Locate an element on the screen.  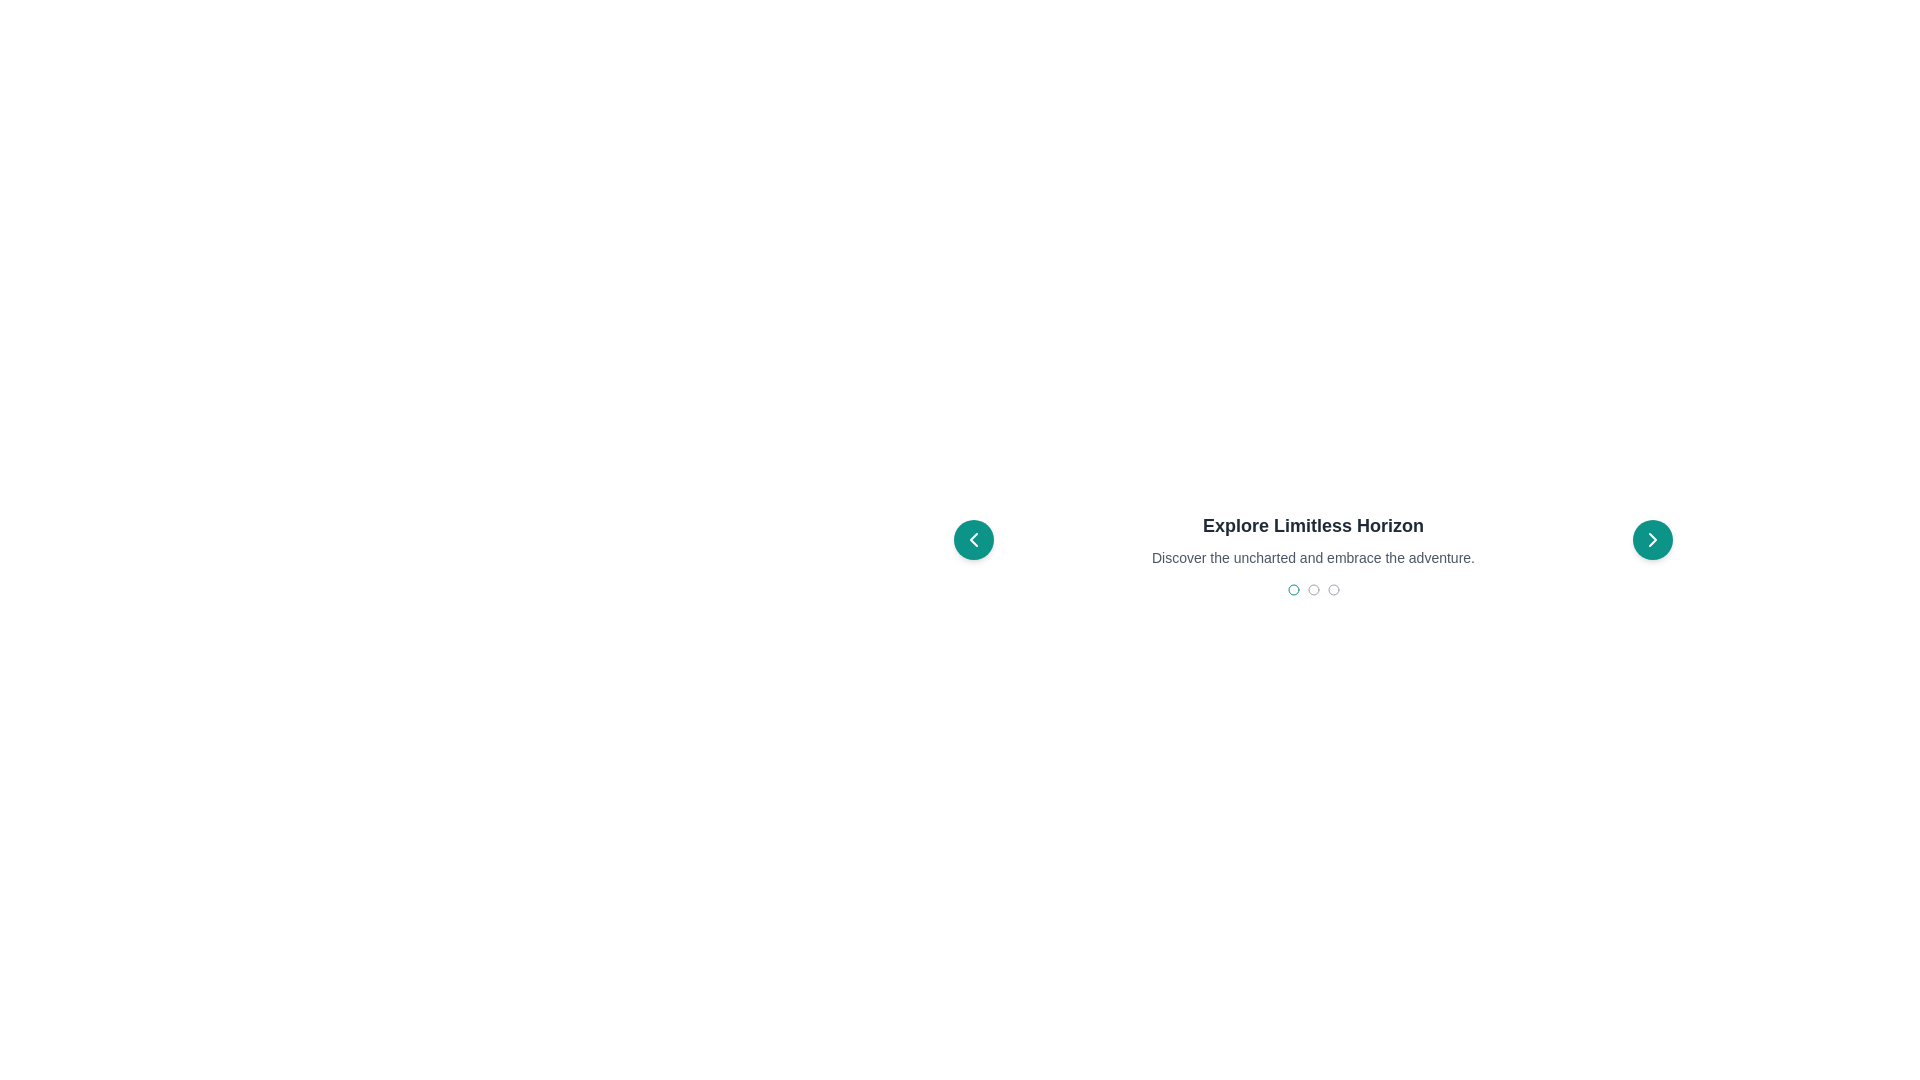
the second gray circular icon in the carousel navigation below the 'Explore Limitless Horizon' text to interact with it is located at coordinates (1313, 589).